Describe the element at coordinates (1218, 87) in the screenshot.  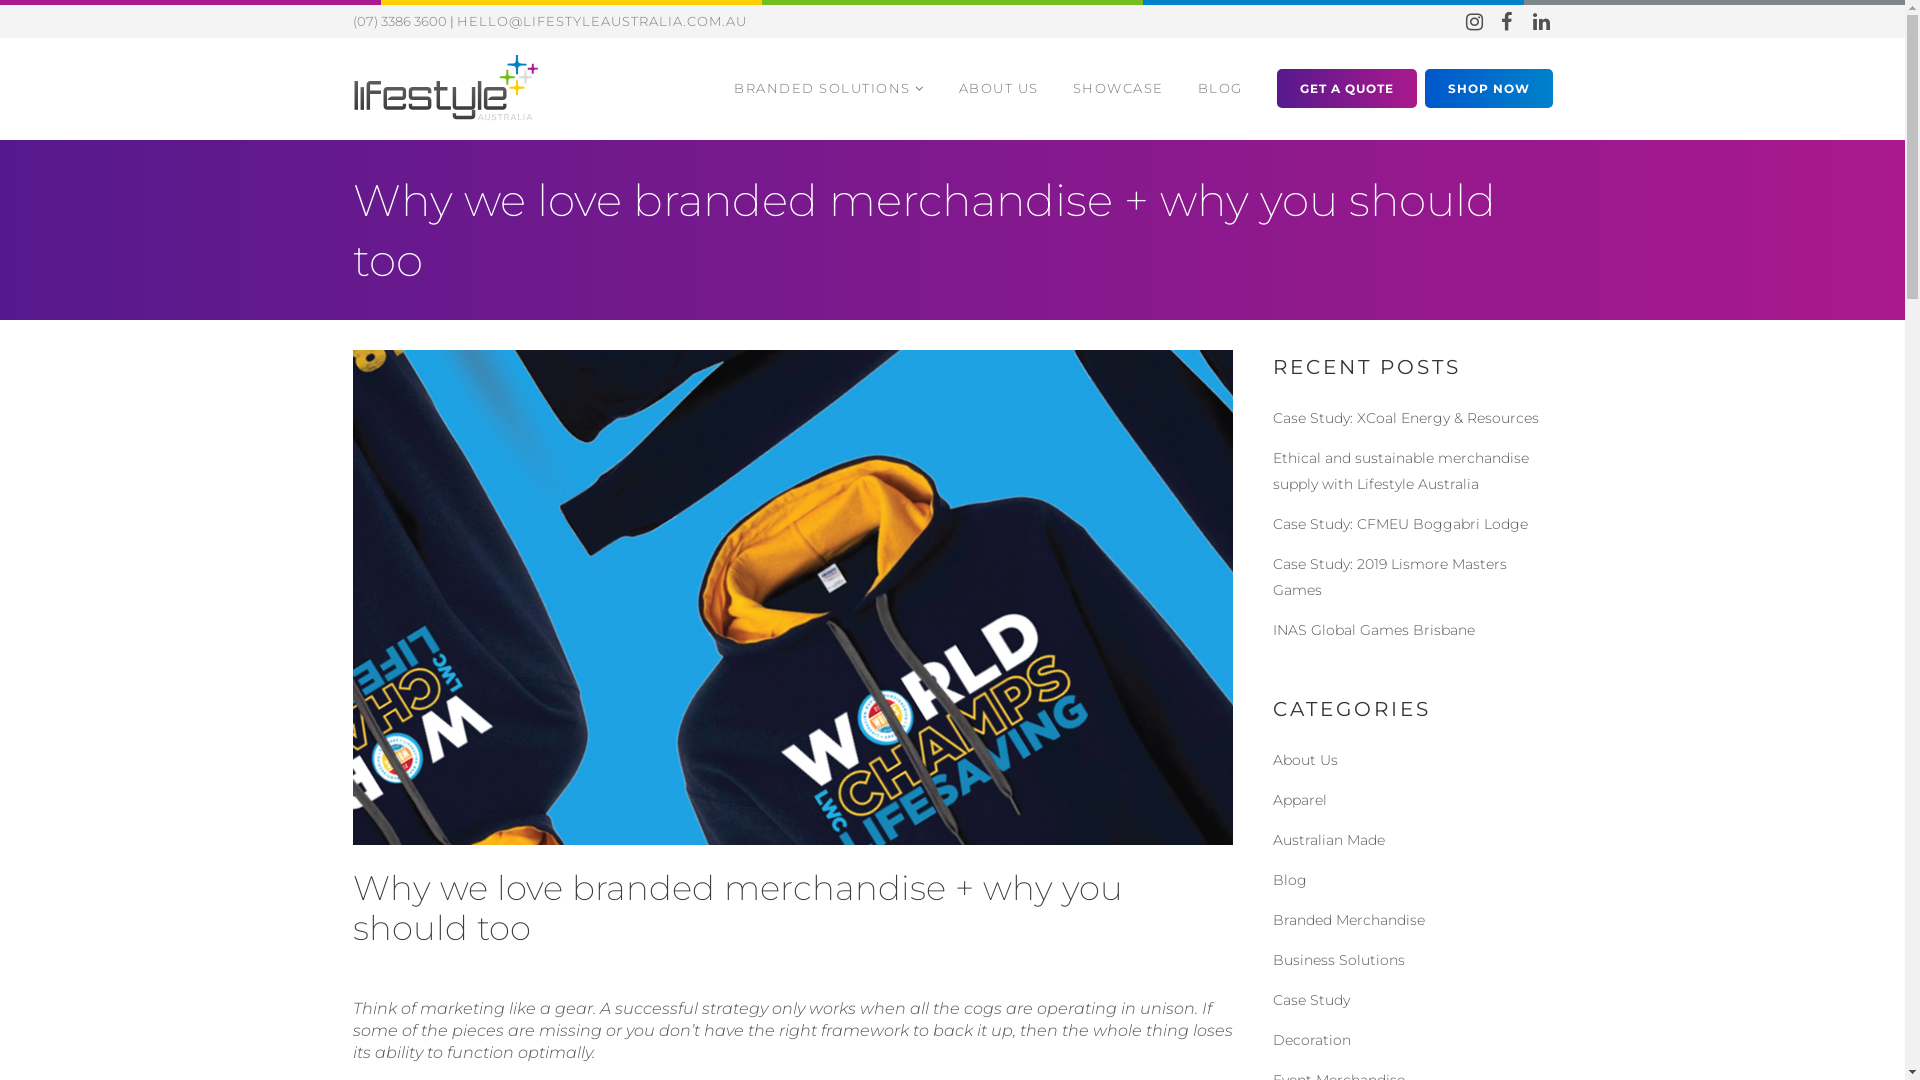
I see `'BLOG'` at that location.